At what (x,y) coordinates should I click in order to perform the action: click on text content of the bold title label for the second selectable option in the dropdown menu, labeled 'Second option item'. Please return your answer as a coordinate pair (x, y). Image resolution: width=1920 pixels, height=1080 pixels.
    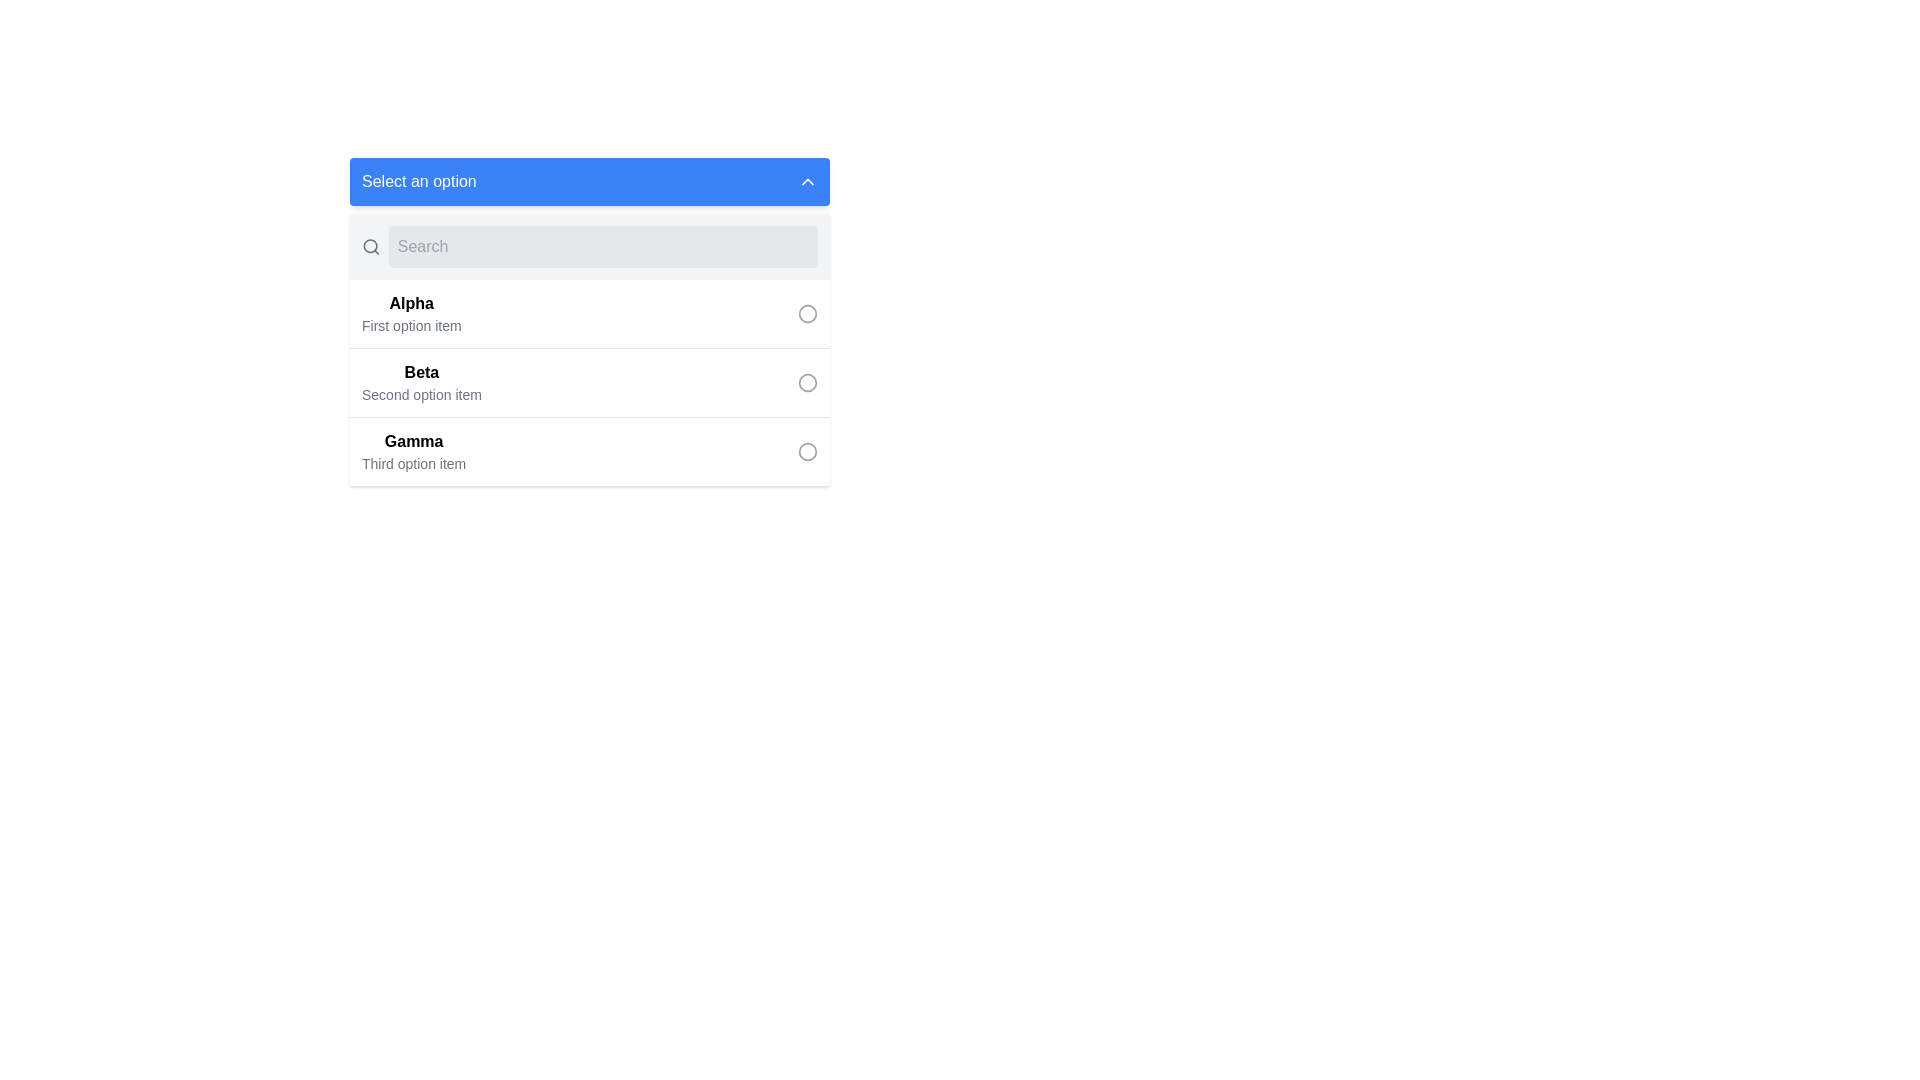
    Looking at the image, I should click on (421, 373).